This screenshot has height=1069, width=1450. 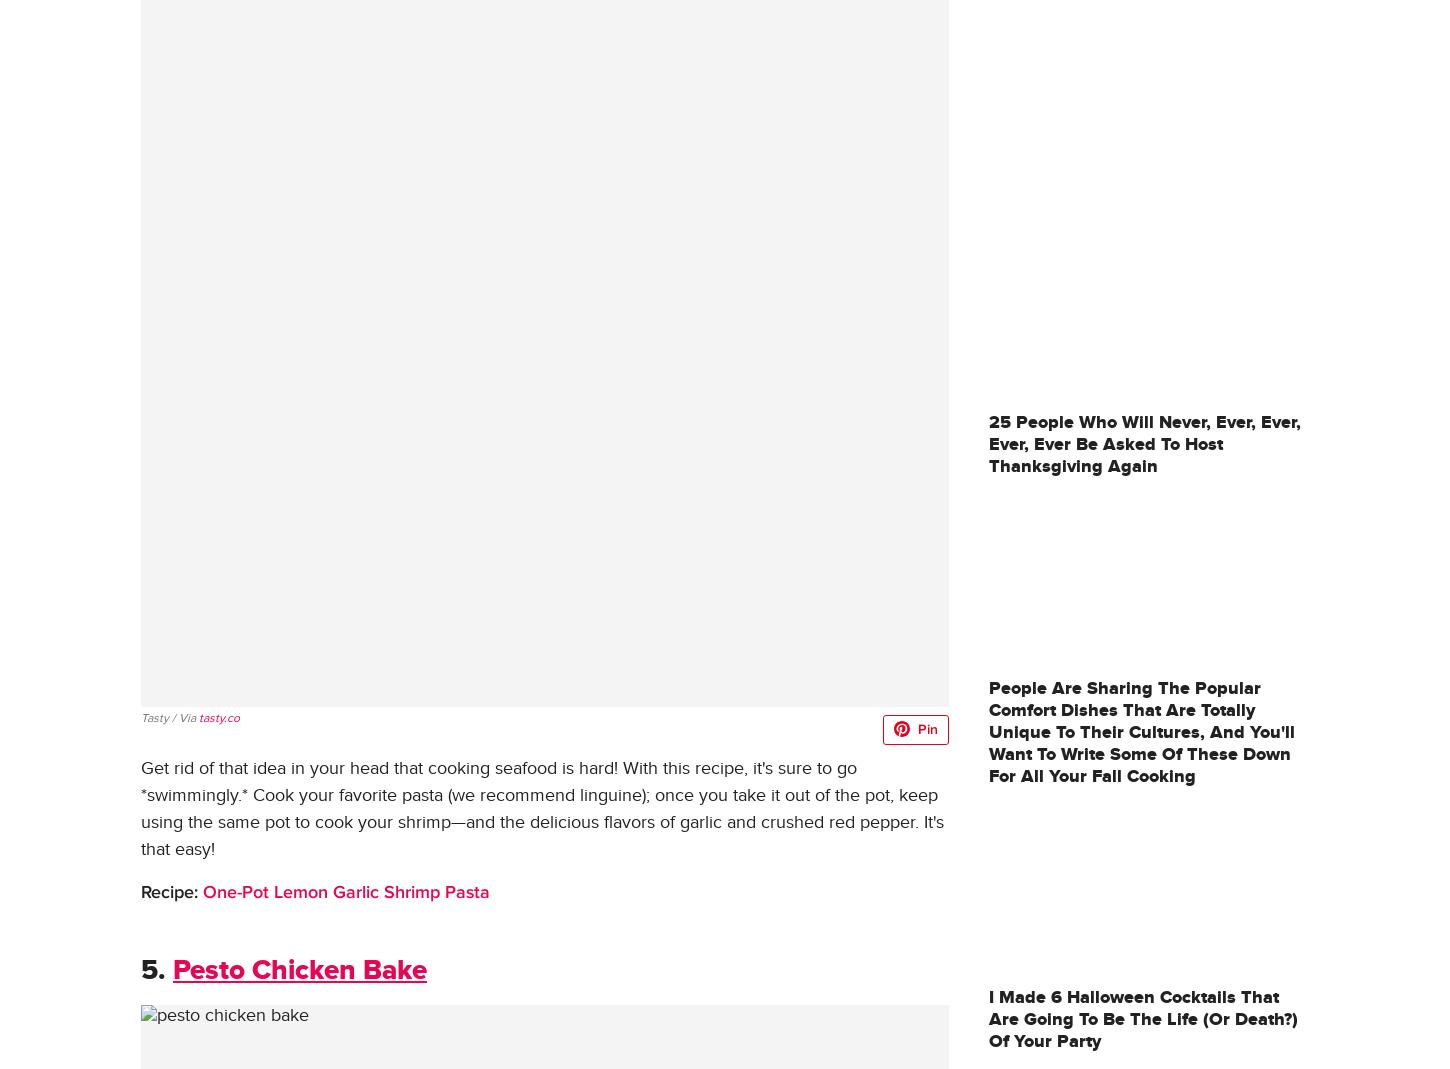 I want to click on 'tasty.co', so click(x=218, y=717).